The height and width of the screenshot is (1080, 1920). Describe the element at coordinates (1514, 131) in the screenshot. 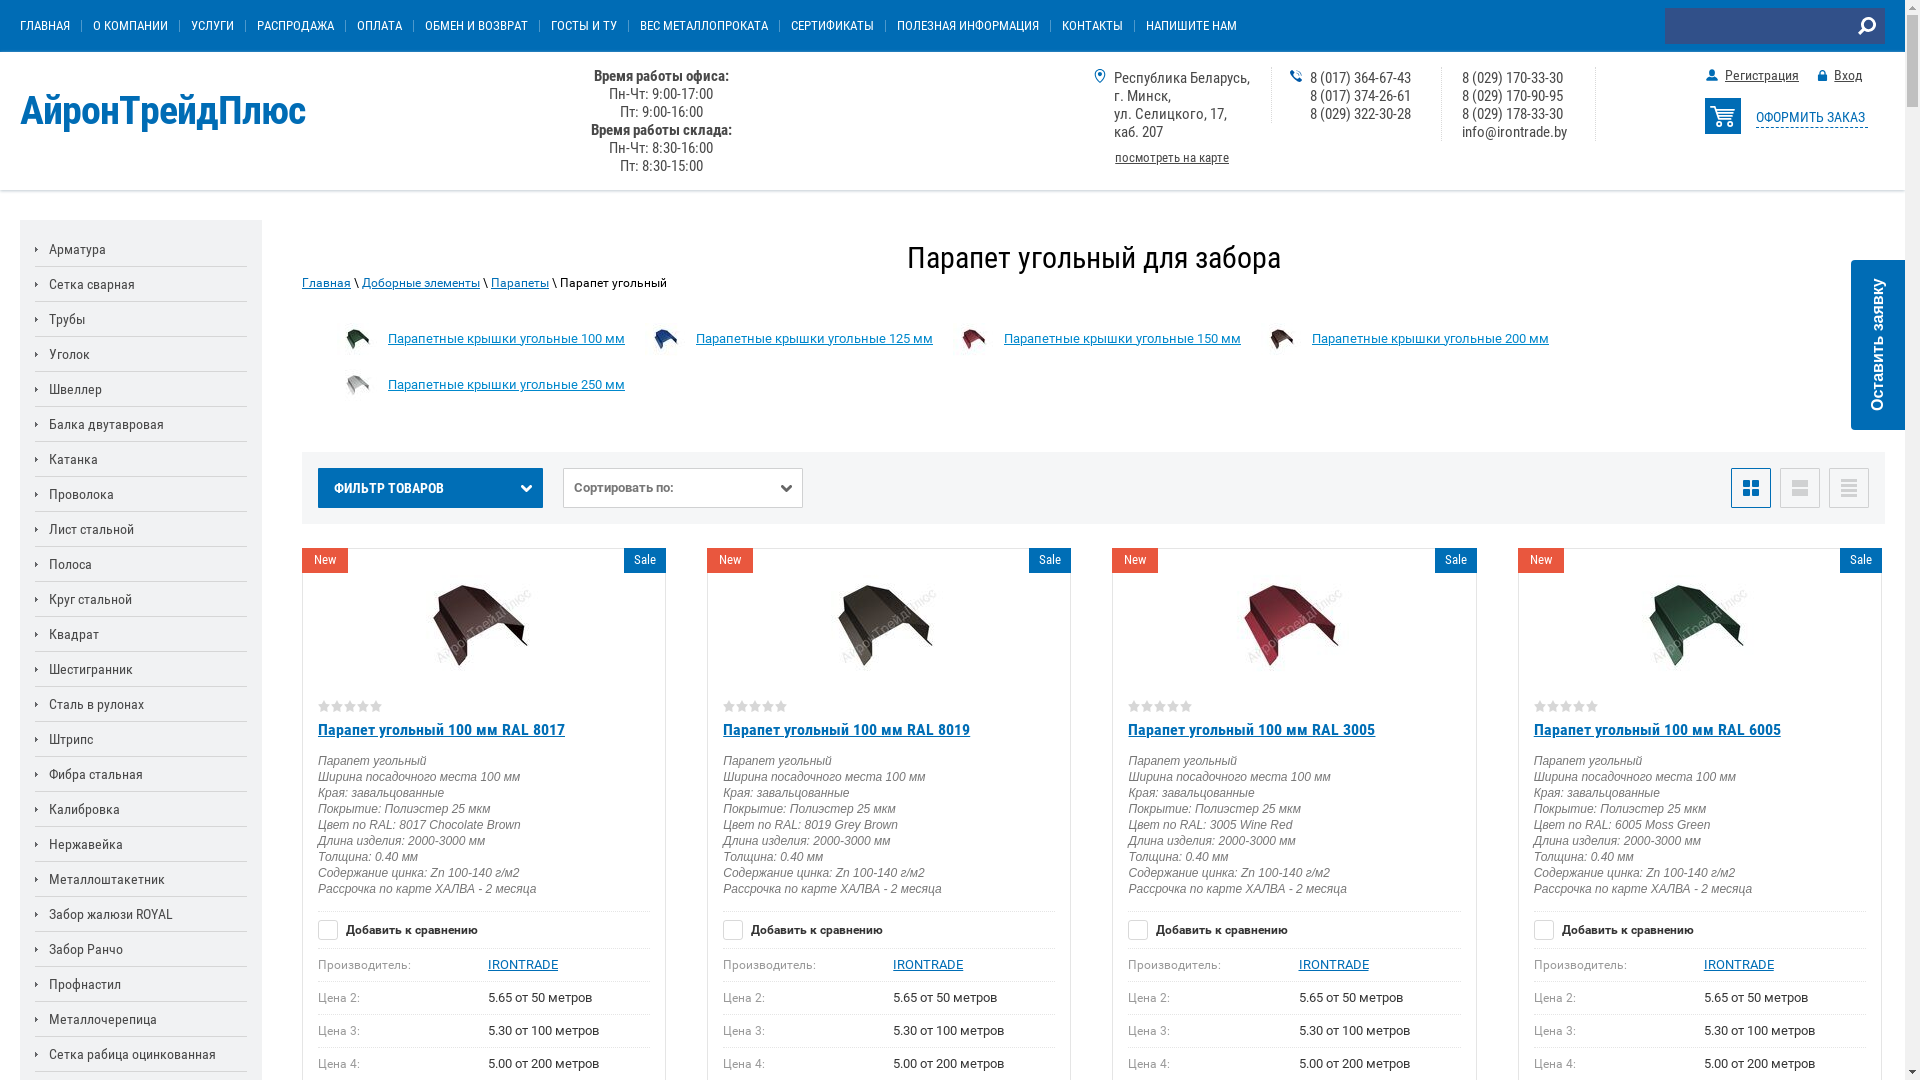

I see `'info@irontrade.by'` at that location.